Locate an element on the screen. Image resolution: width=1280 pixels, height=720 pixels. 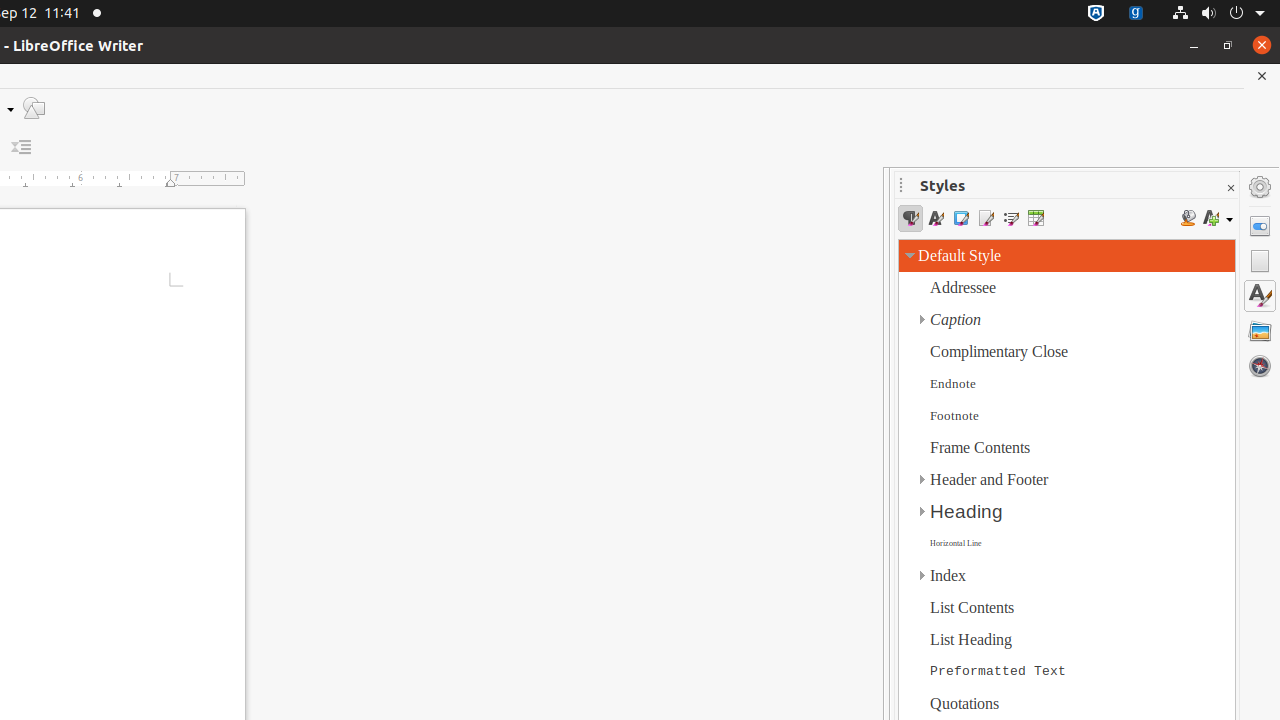
'Styles actions' is located at coordinates (1217, 218).